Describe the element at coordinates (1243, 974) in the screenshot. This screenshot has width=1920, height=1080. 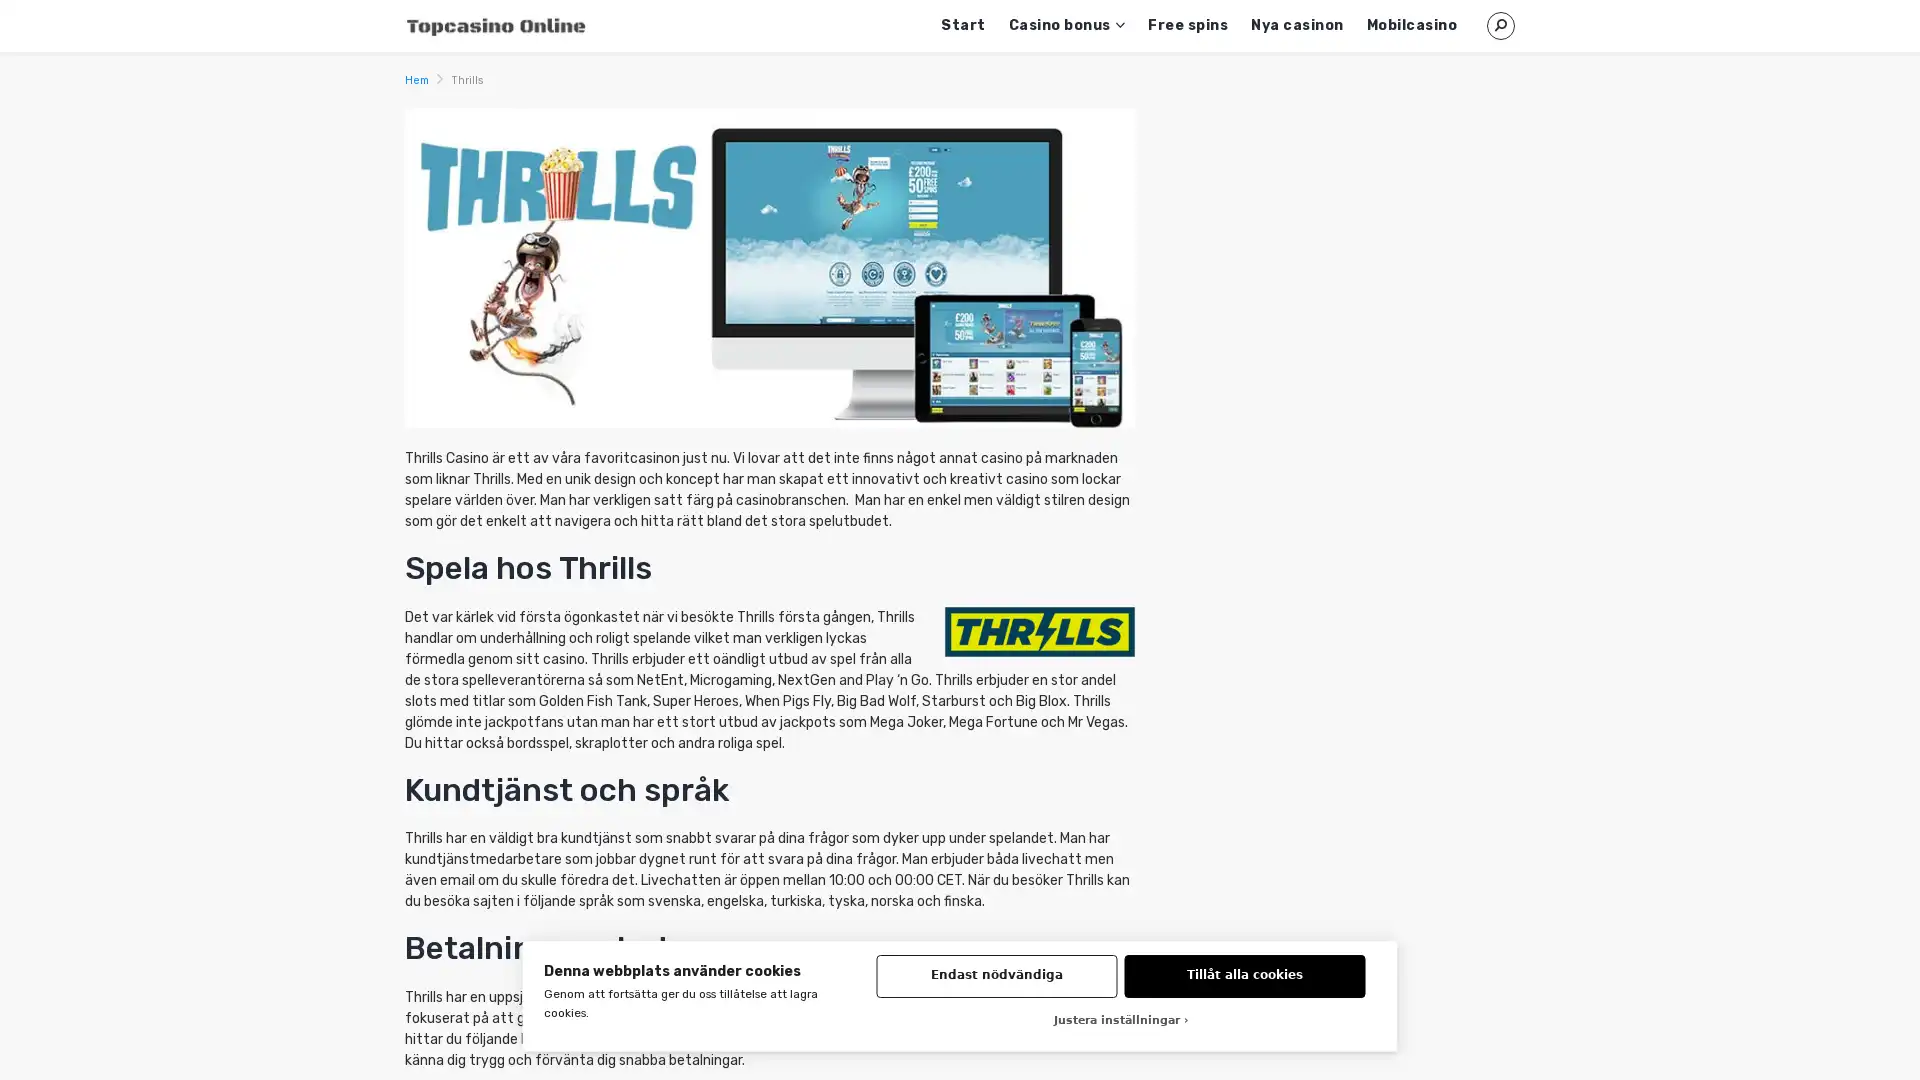
I see `Tillat alla cookies` at that location.